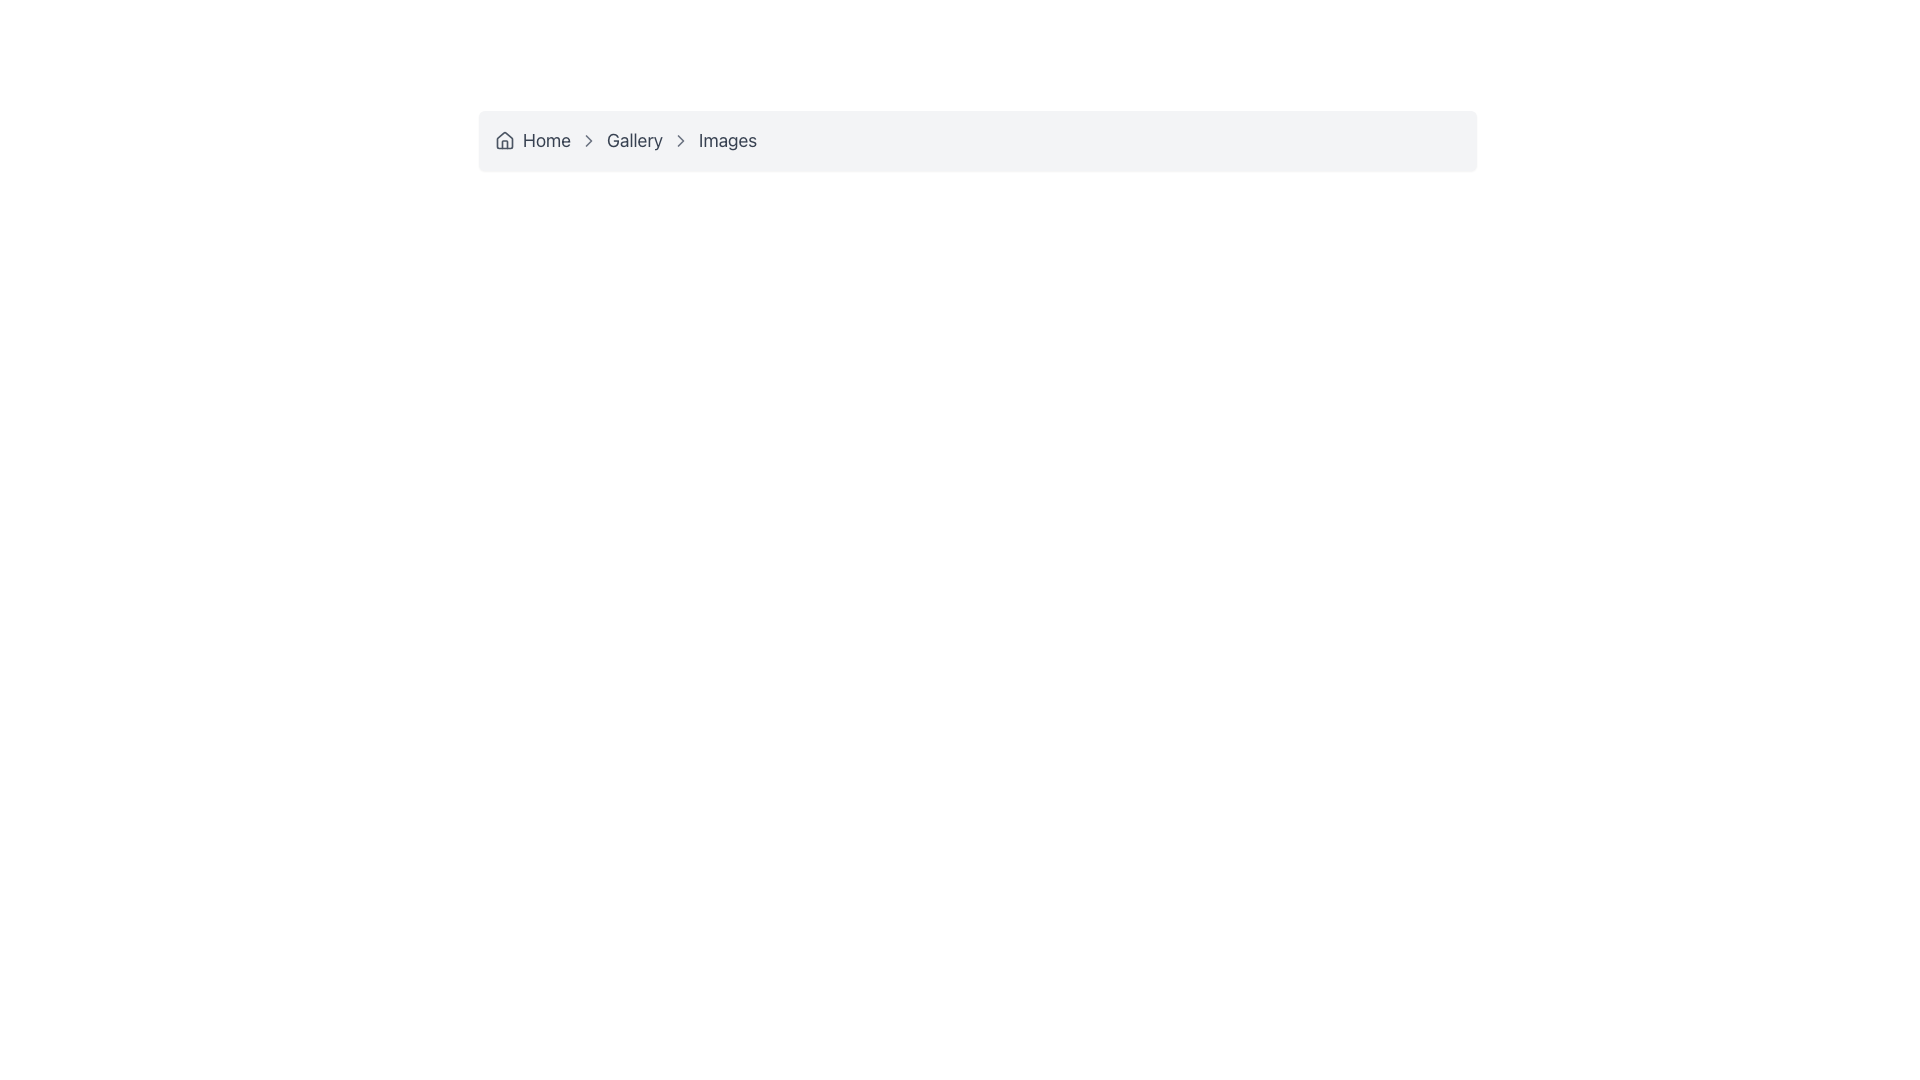 The width and height of the screenshot is (1920, 1080). I want to click on the breadcrumb navigation links, so click(978, 140).